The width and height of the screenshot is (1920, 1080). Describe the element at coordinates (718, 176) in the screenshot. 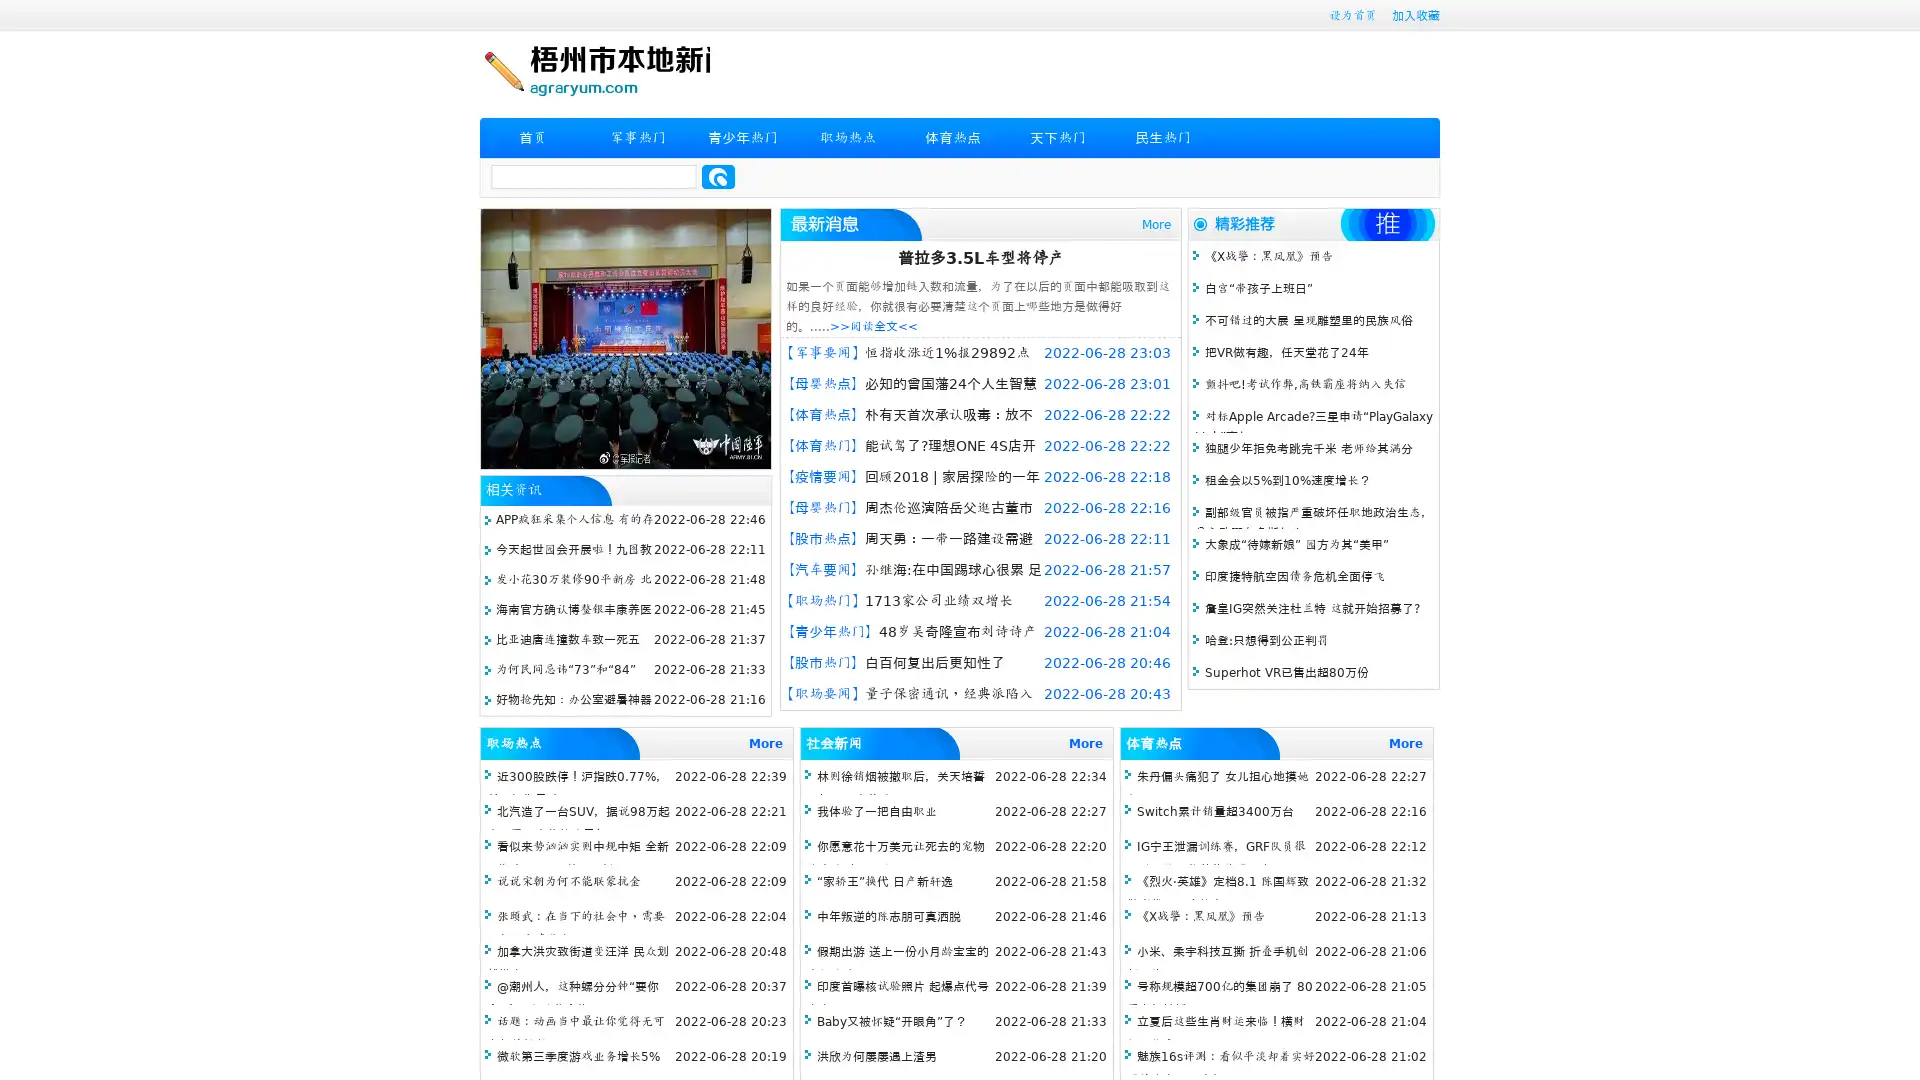

I see `Search` at that location.